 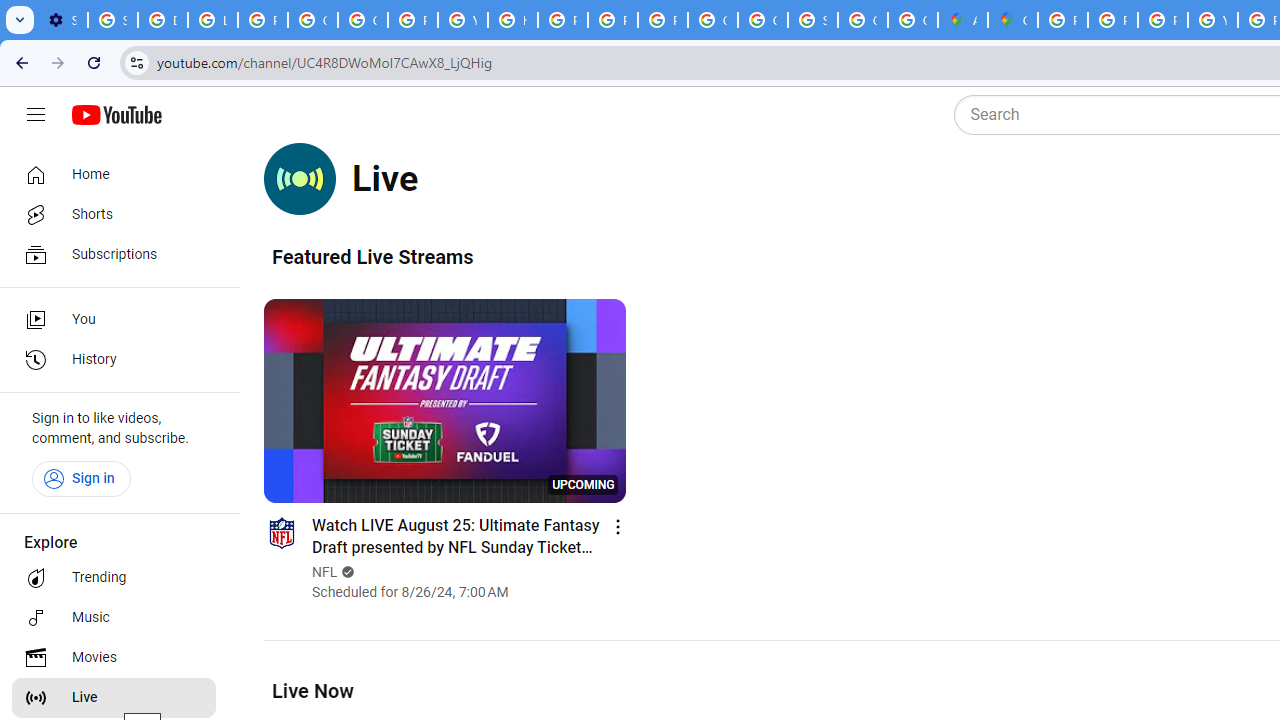 I want to click on 'Trending', so click(x=112, y=578).